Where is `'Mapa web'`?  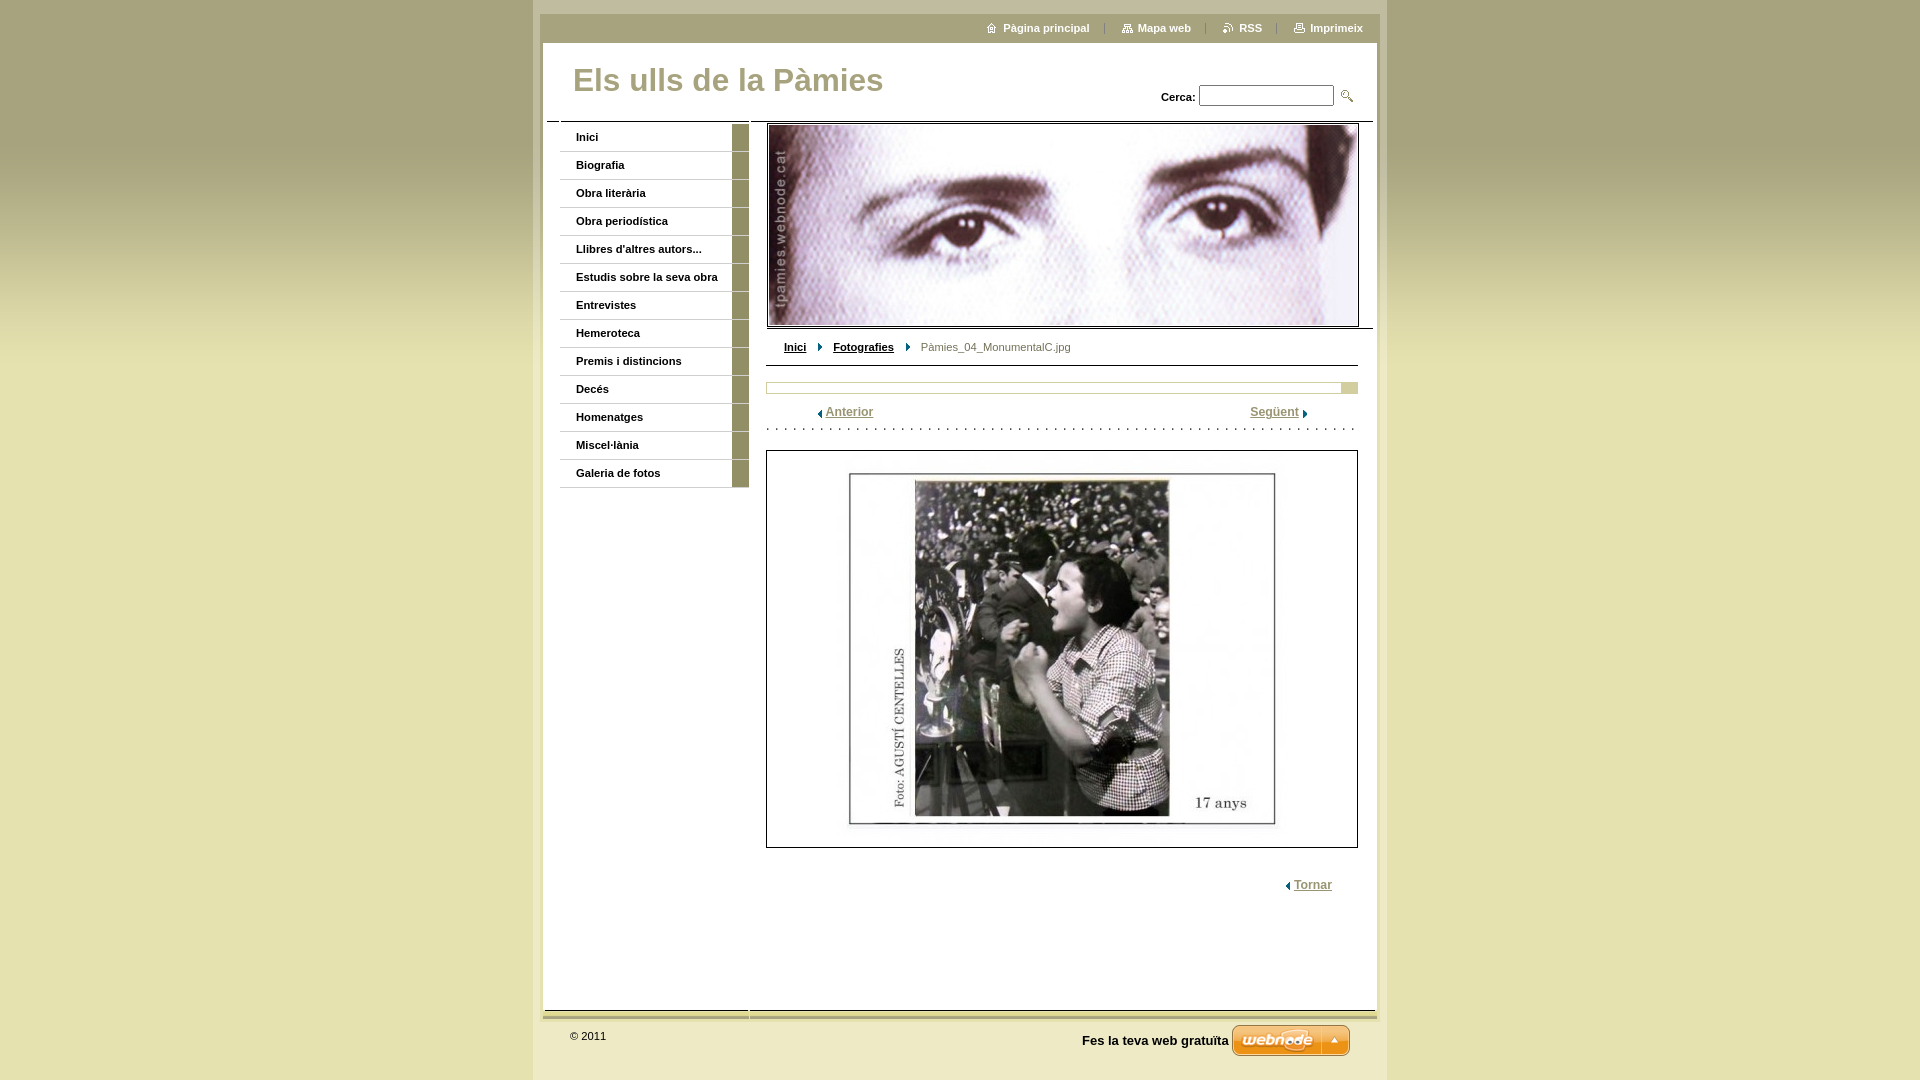
'Mapa web' is located at coordinates (1122, 27).